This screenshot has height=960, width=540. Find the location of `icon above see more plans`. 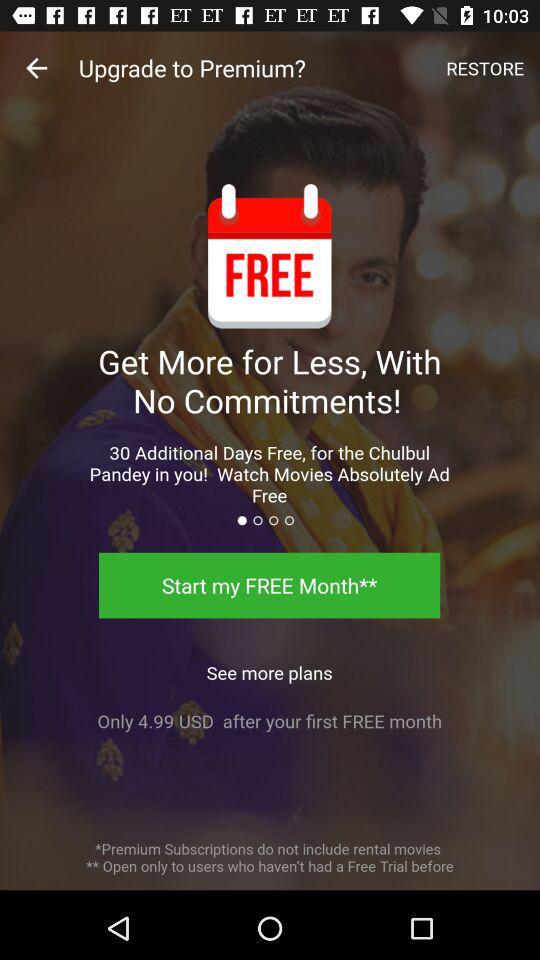

icon above see more plans is located at coordinates (269, 585).